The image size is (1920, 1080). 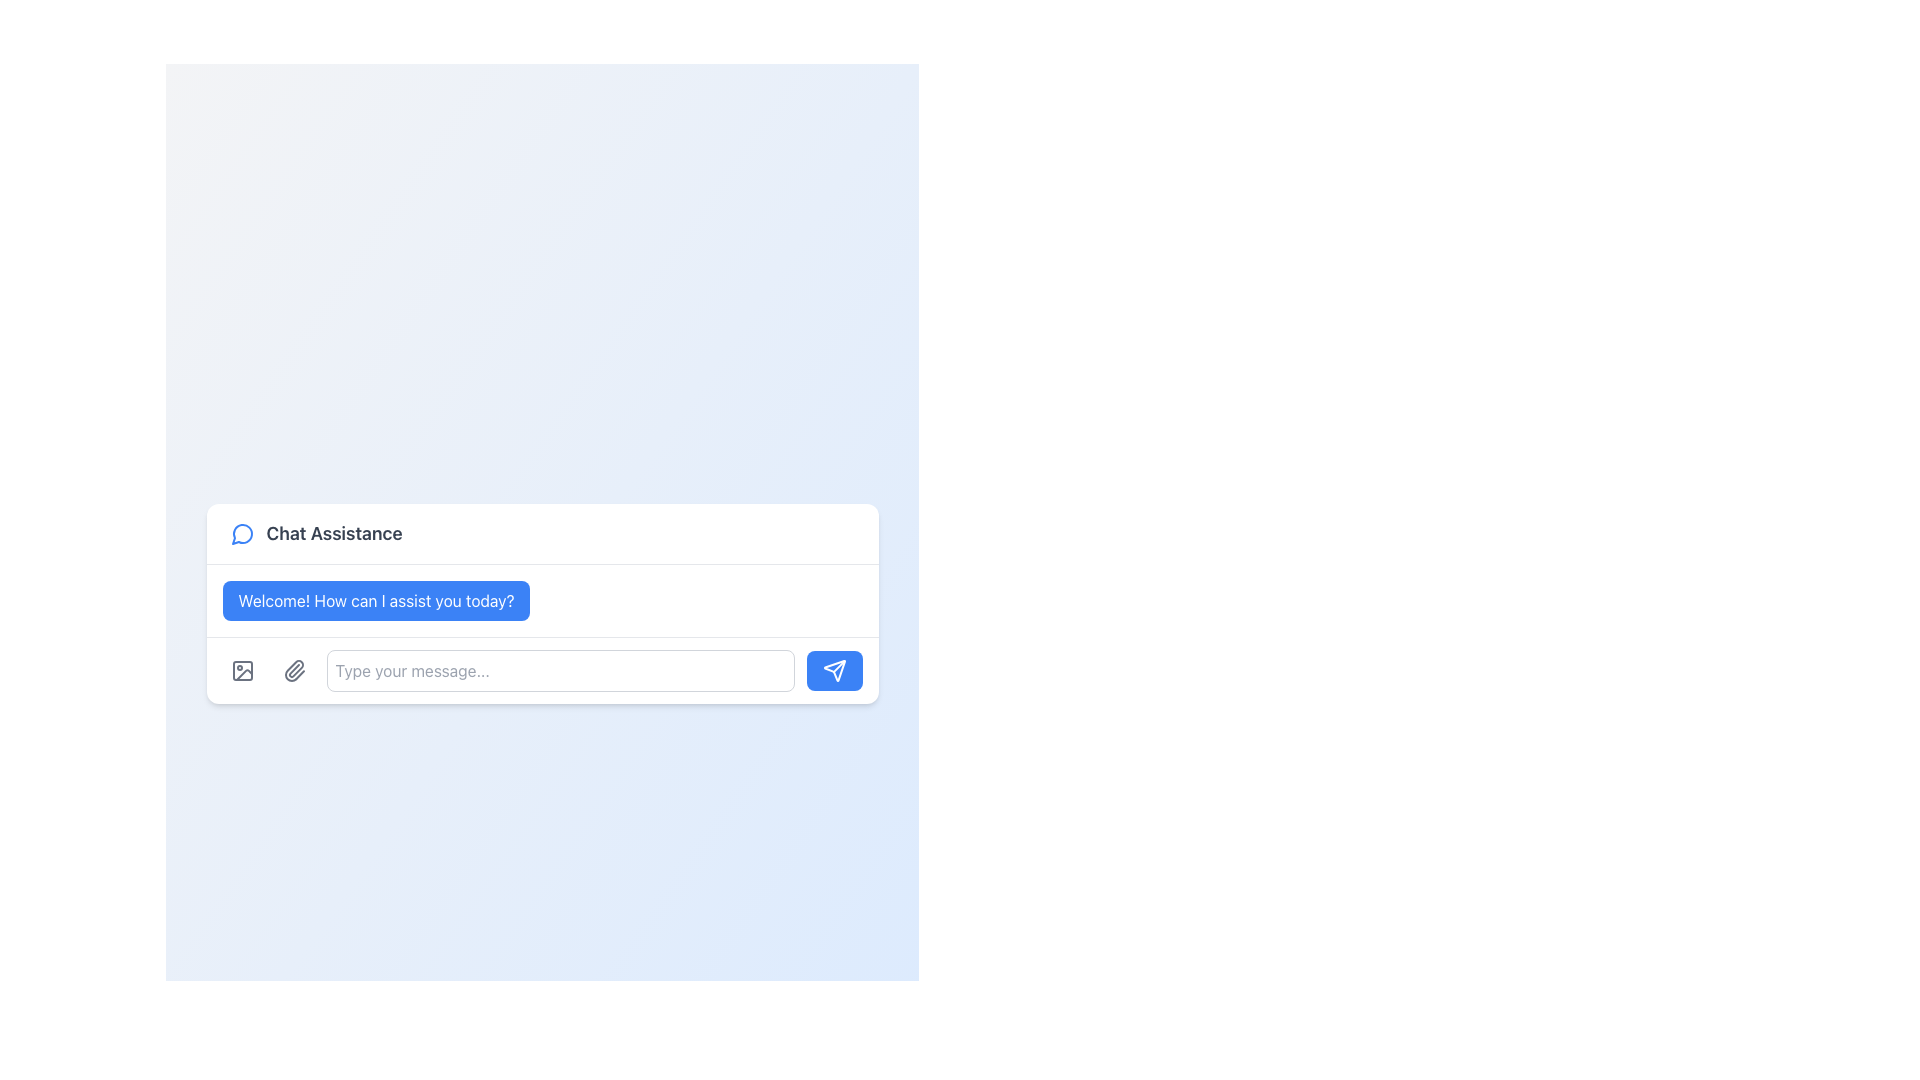 What do you see at coordinates (838, 666) in the screenshot?
I see `the 'send' icon which includes the diagonal line element in the SVG graphic located at the bottom-right of the chat input bar` at bounding box center [838, 666].